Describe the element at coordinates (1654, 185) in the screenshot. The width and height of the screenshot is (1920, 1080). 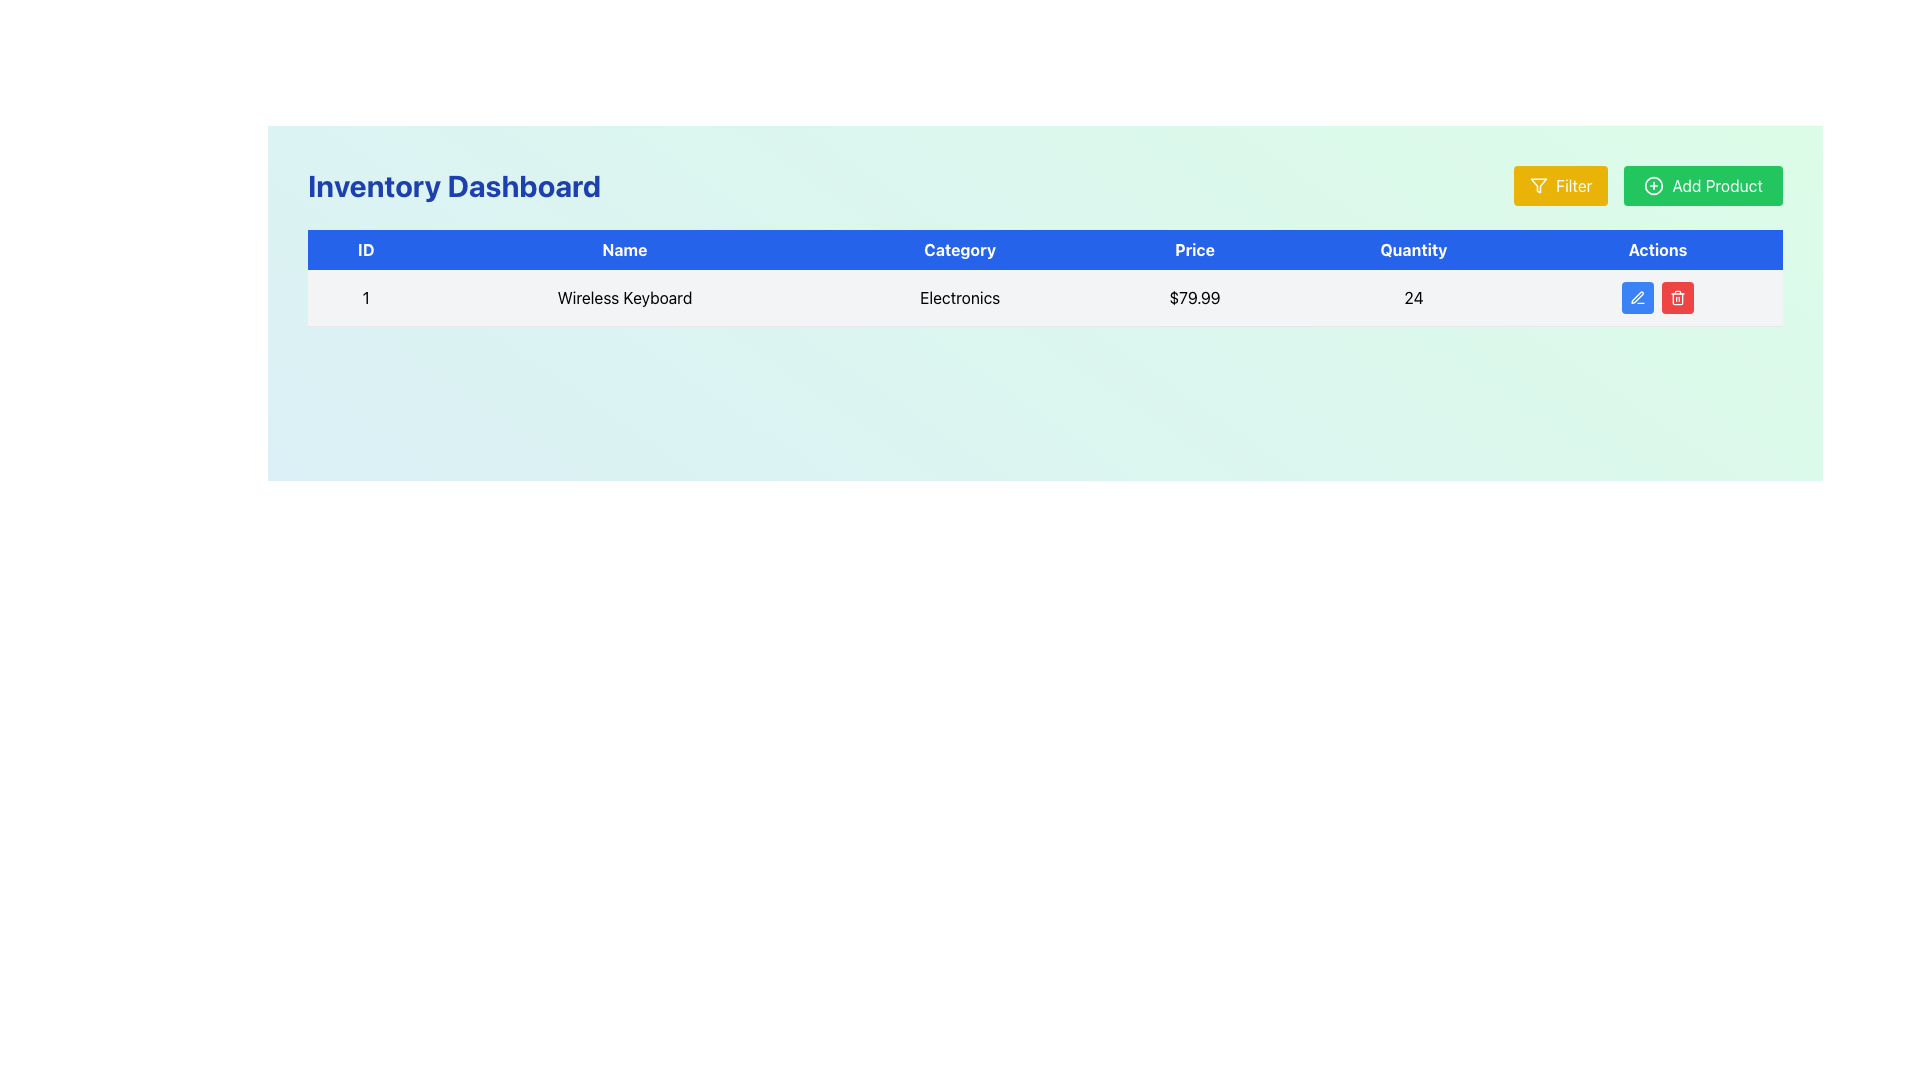
I see `the circular icon with a plus symbol in the center, which is located to the left of the 'Add Product' text within the green button` at that location.